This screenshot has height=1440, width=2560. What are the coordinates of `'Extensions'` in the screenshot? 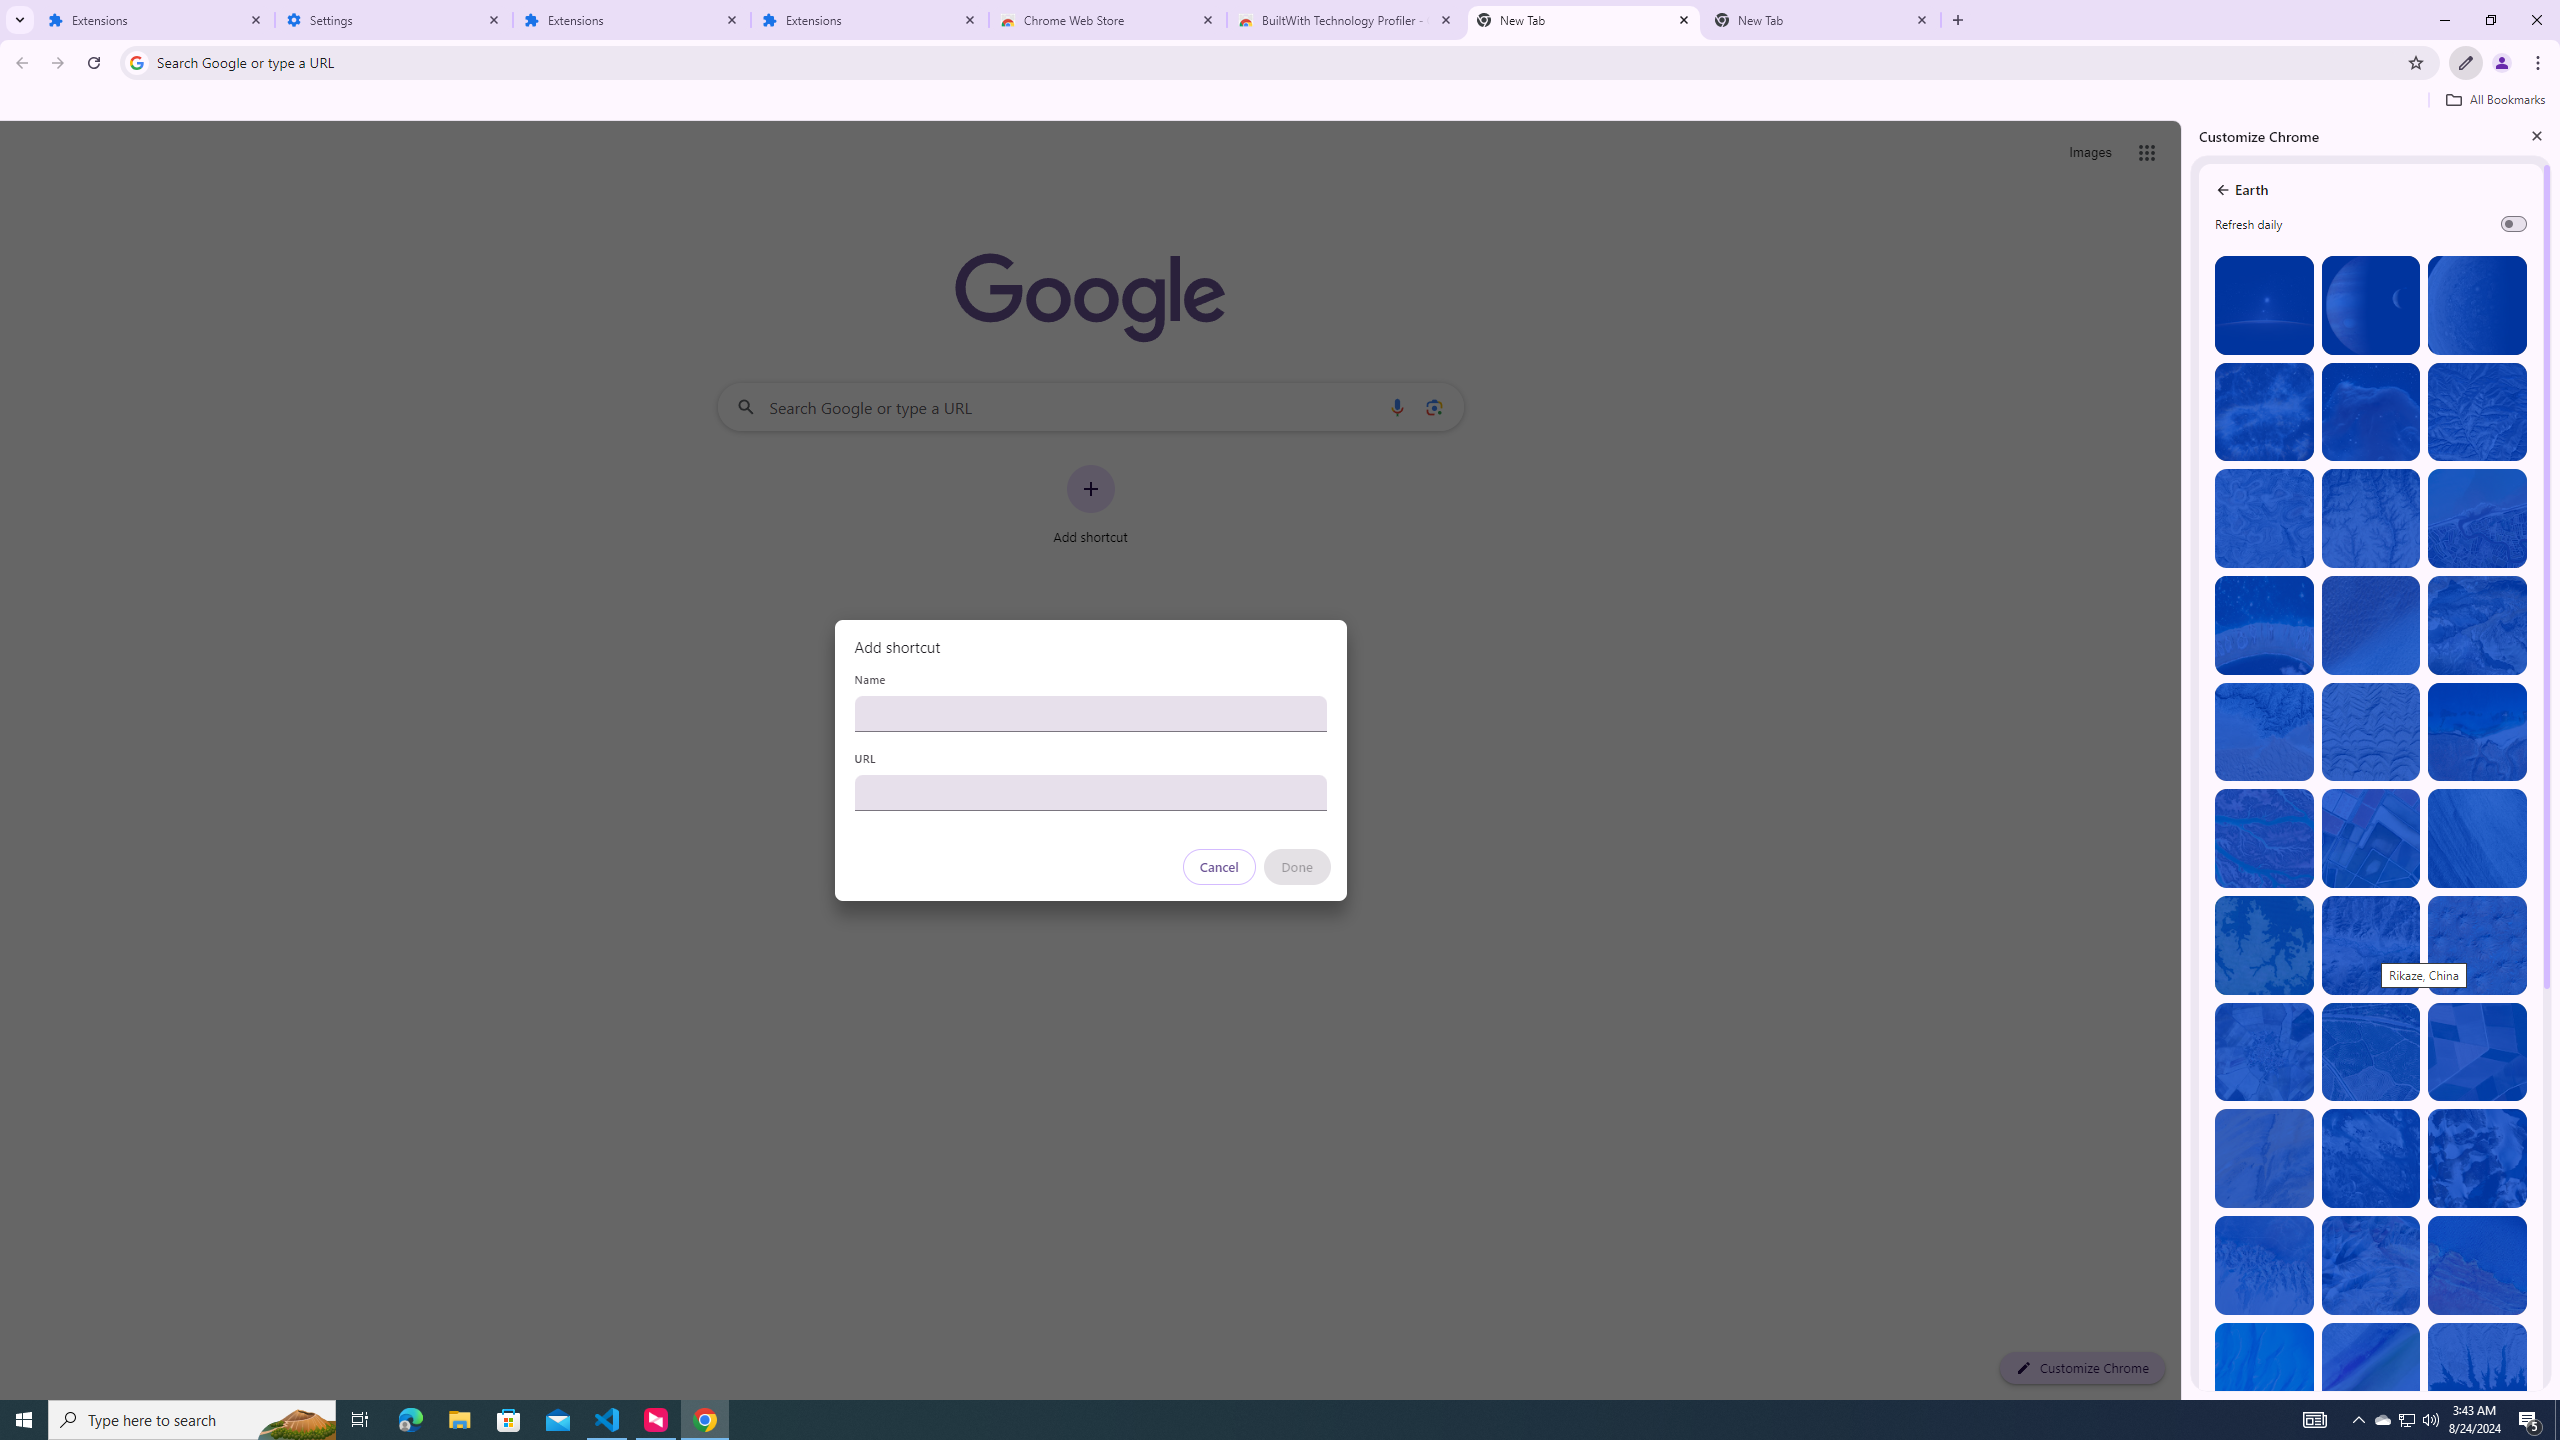 It's located at (155, 19).